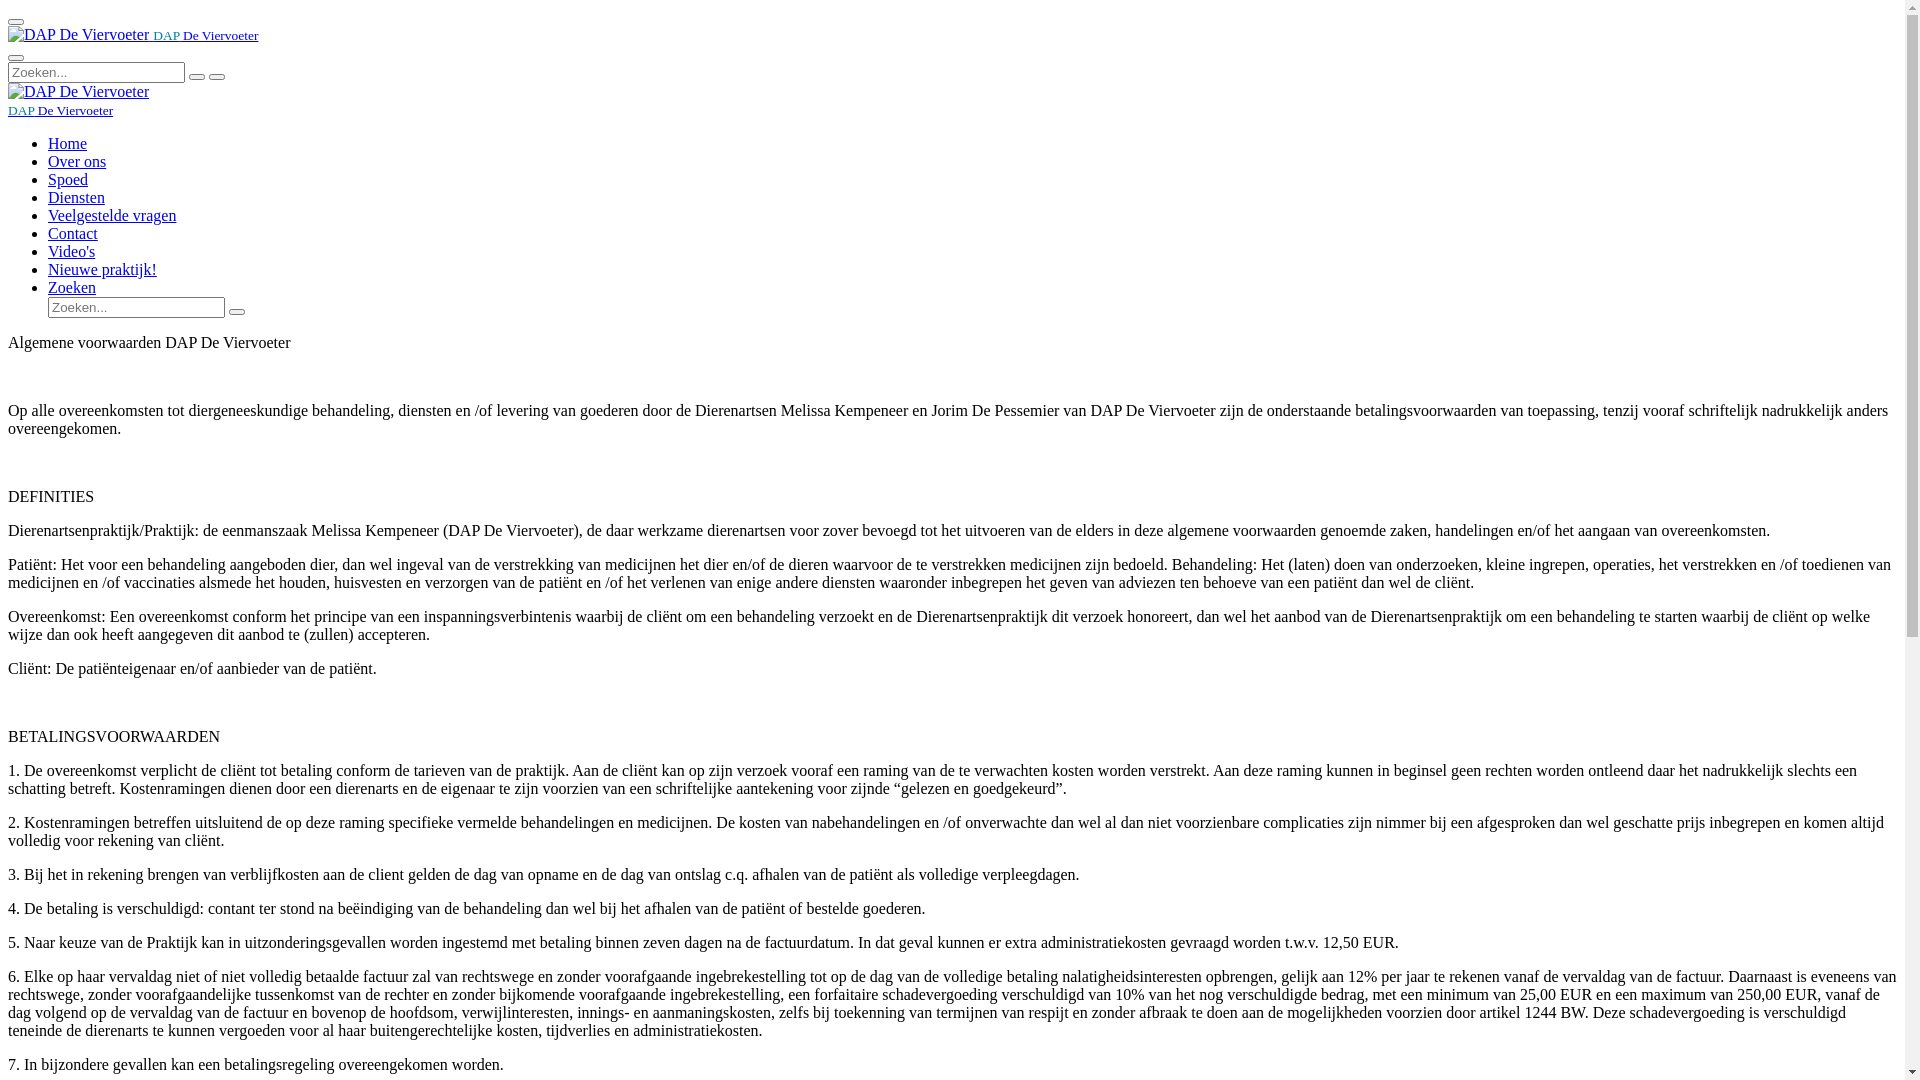 Image resolution: width=1920 pixels, height=1080 pixels. I want to click on 'DAP De Viervoeter', so click(78, 92).